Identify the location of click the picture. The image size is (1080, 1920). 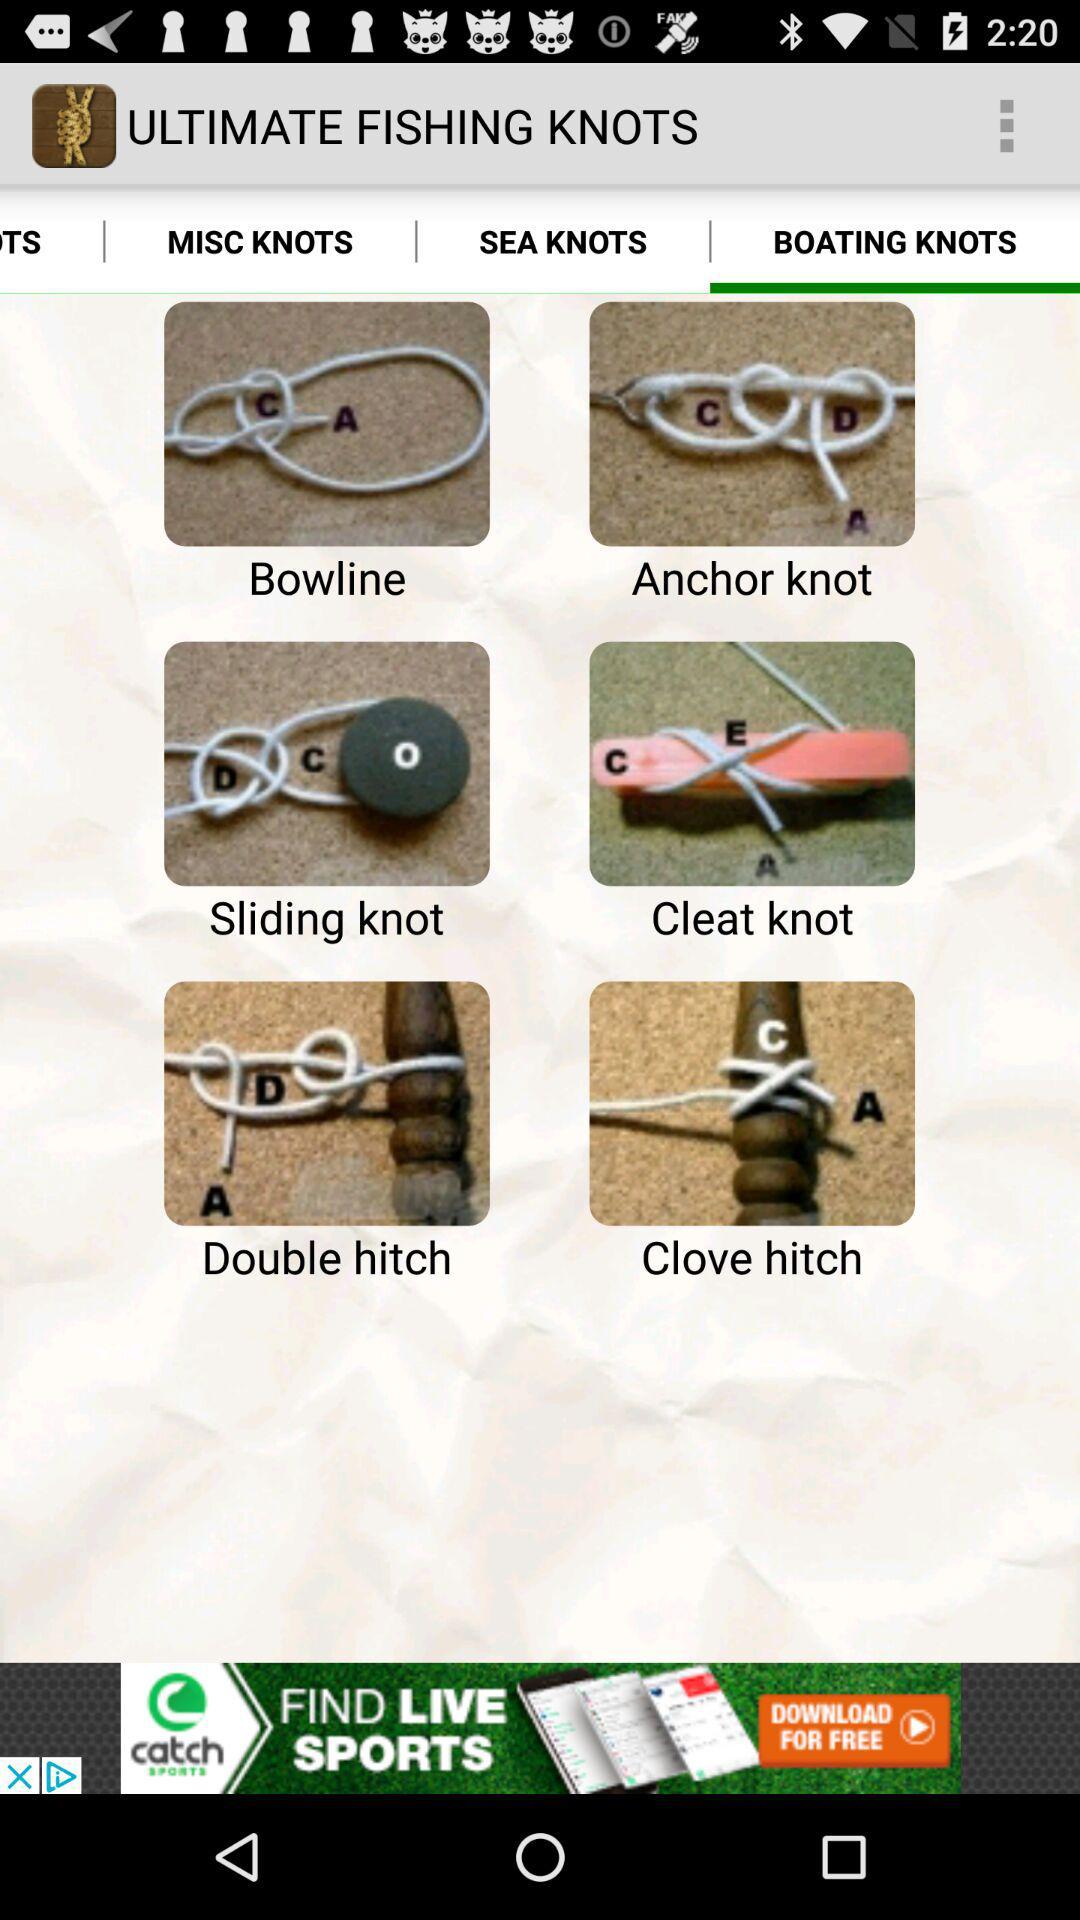
(752, 423).